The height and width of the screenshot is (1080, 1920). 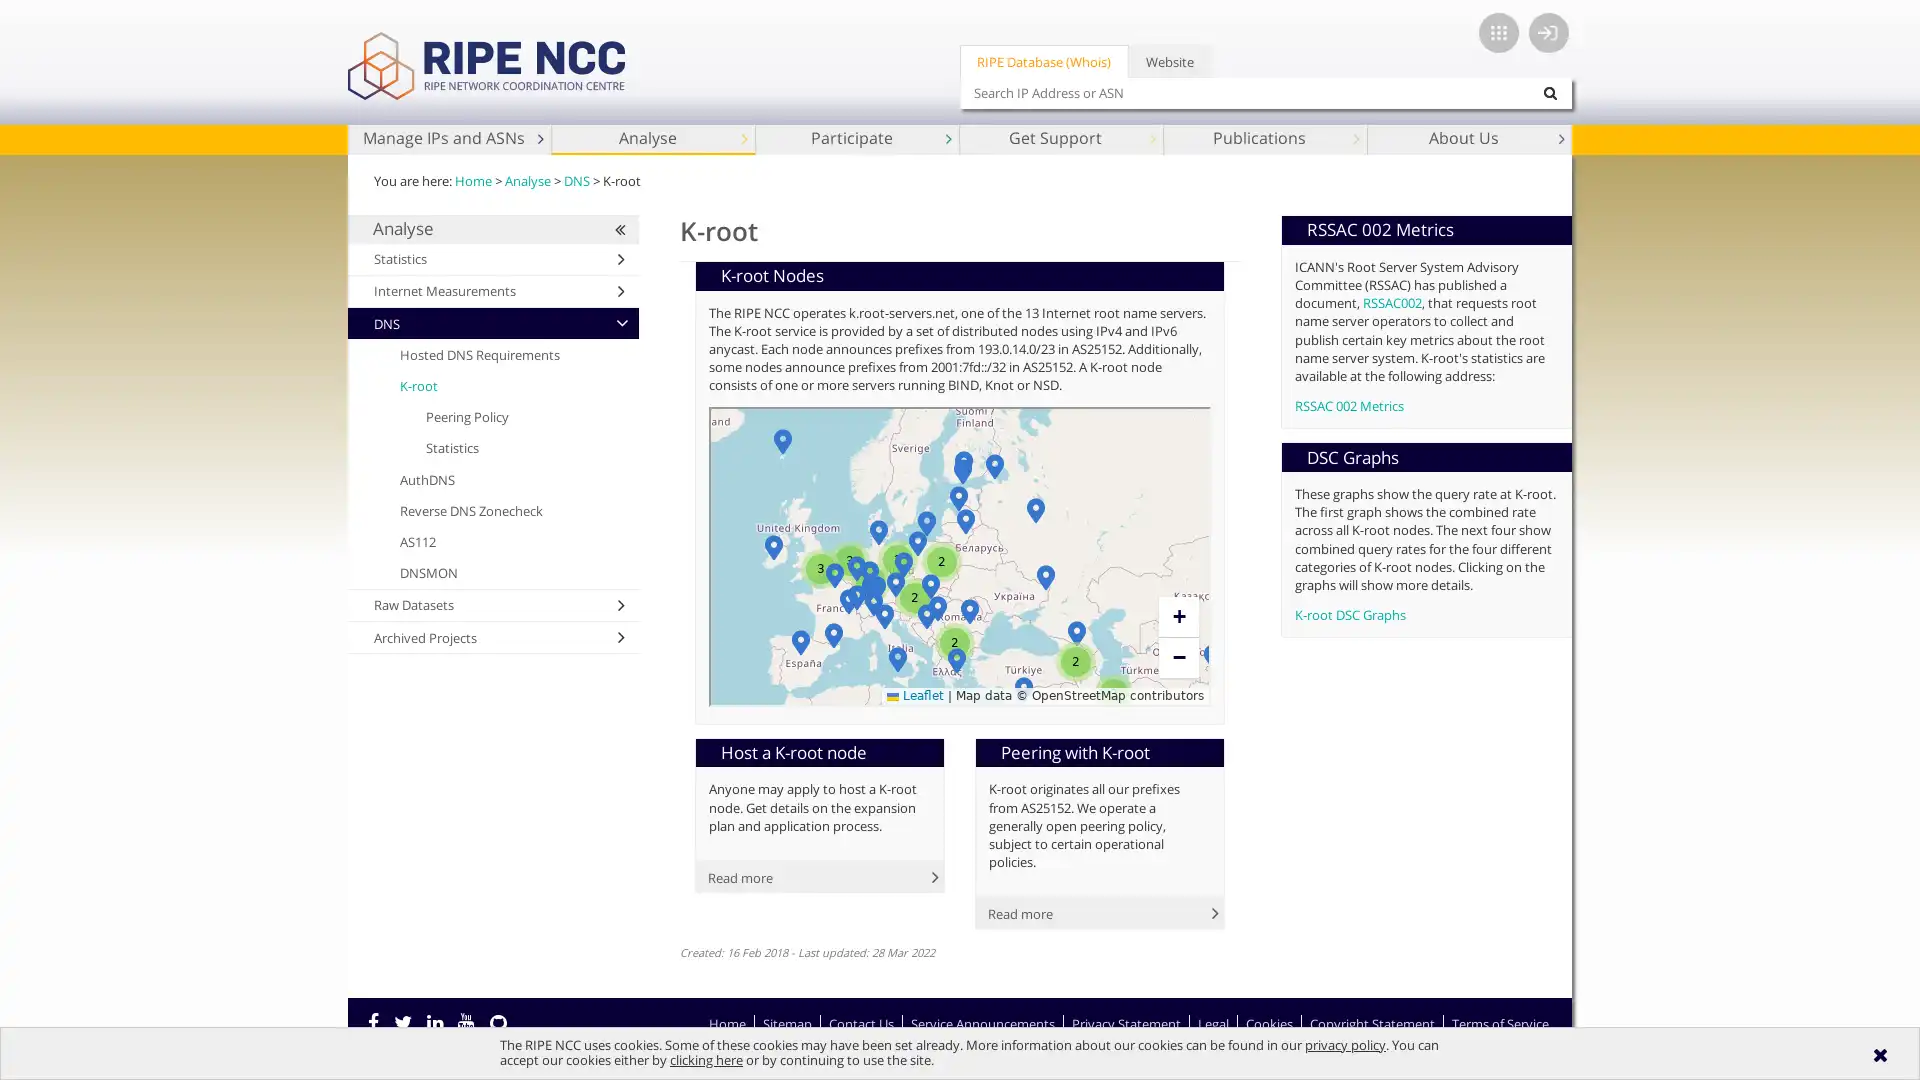 What do you see at coordinates (1498, 33) in the screenshot?
I see `App switcher` at bounding box center [1498, 33].